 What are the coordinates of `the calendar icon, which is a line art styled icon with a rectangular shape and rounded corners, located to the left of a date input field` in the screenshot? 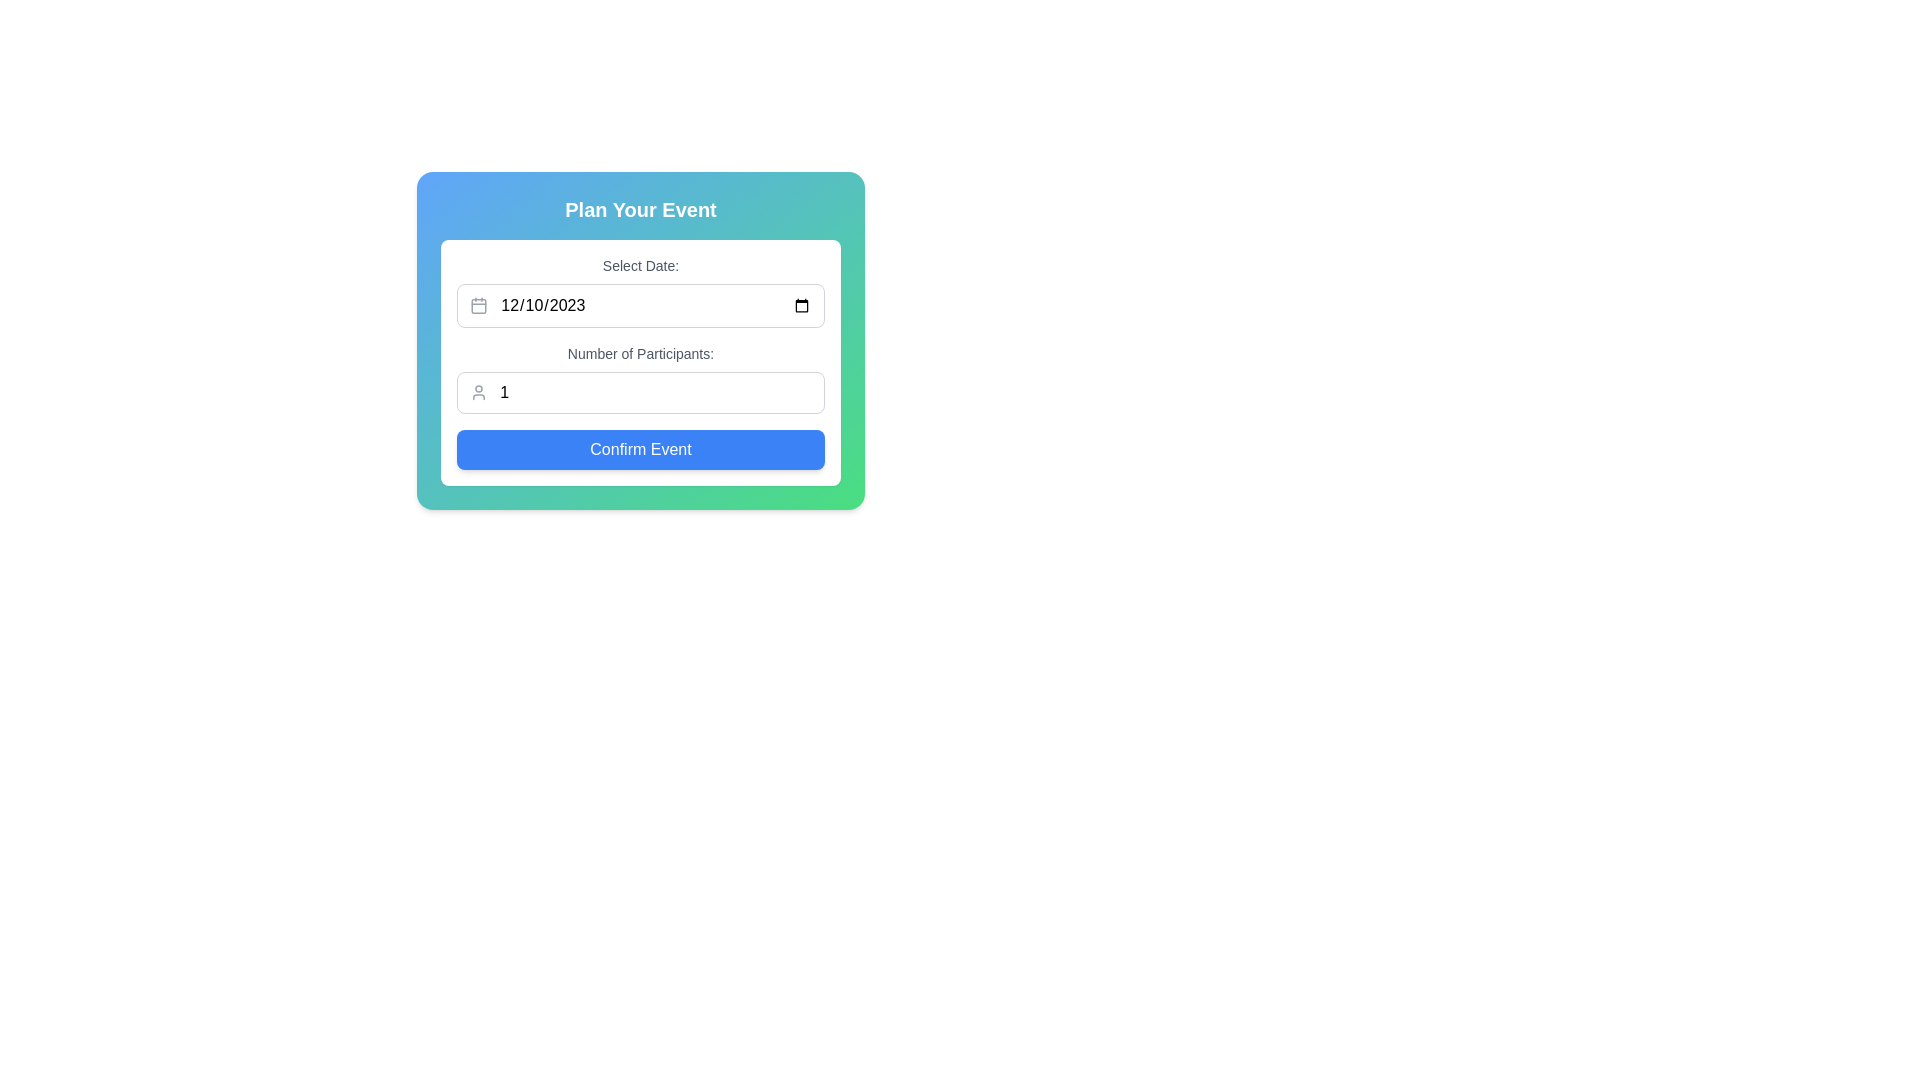 It's located at (478, 305).